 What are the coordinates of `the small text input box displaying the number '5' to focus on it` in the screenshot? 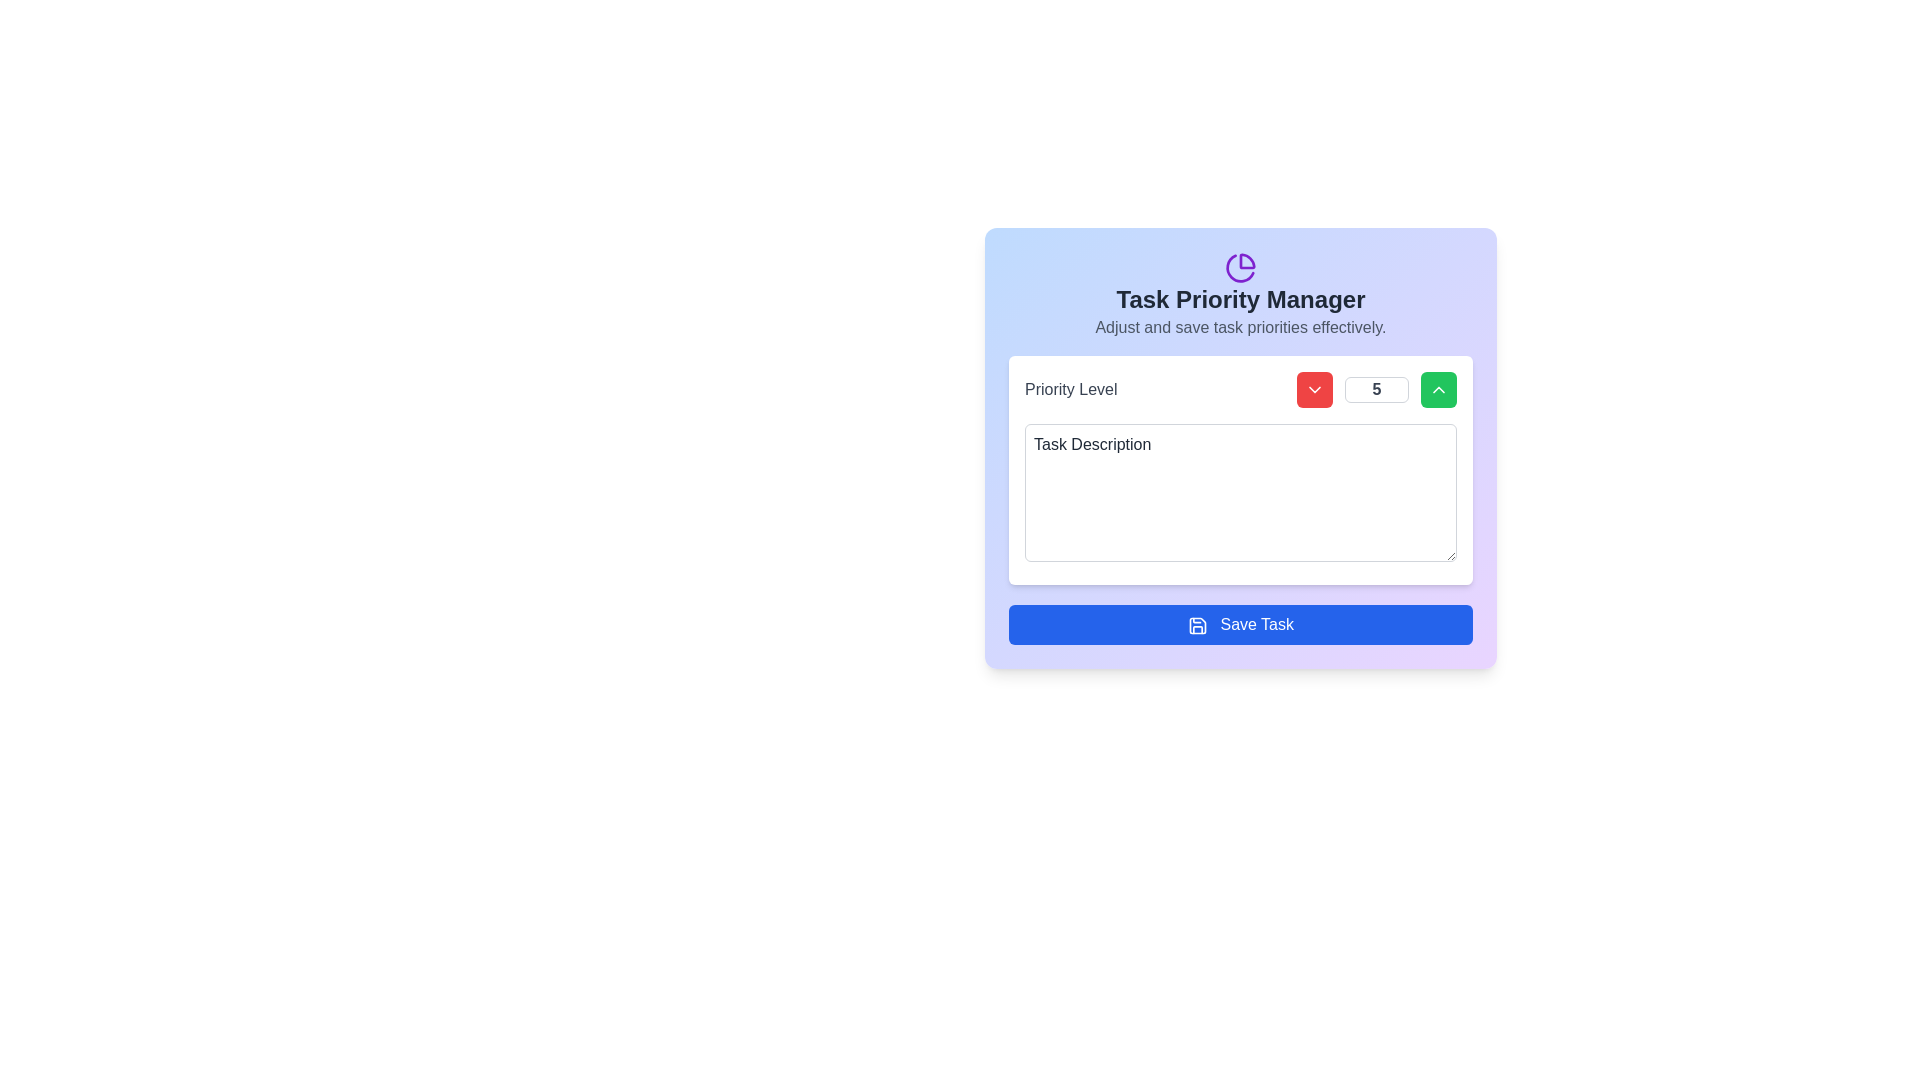 It's located at (1376, 389).